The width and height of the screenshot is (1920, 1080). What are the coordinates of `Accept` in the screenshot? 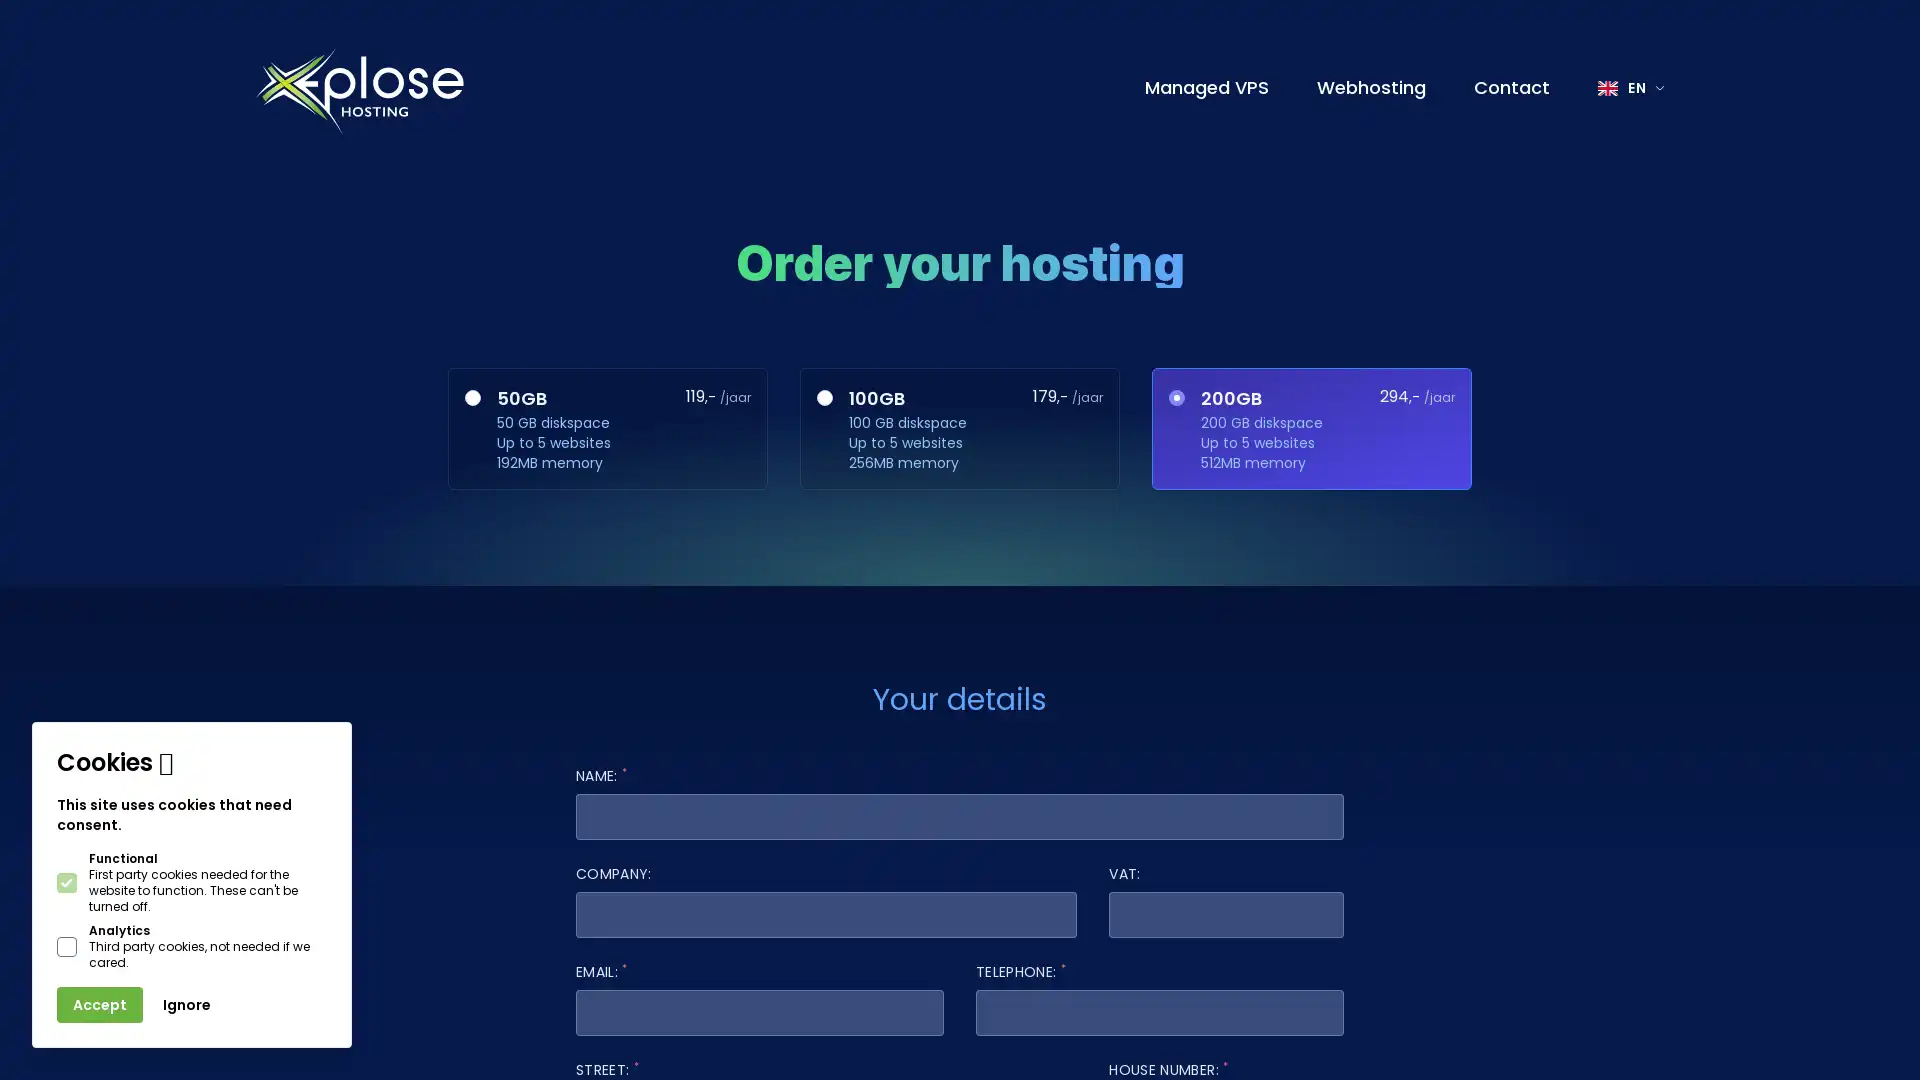 It's located at (99, 1005).